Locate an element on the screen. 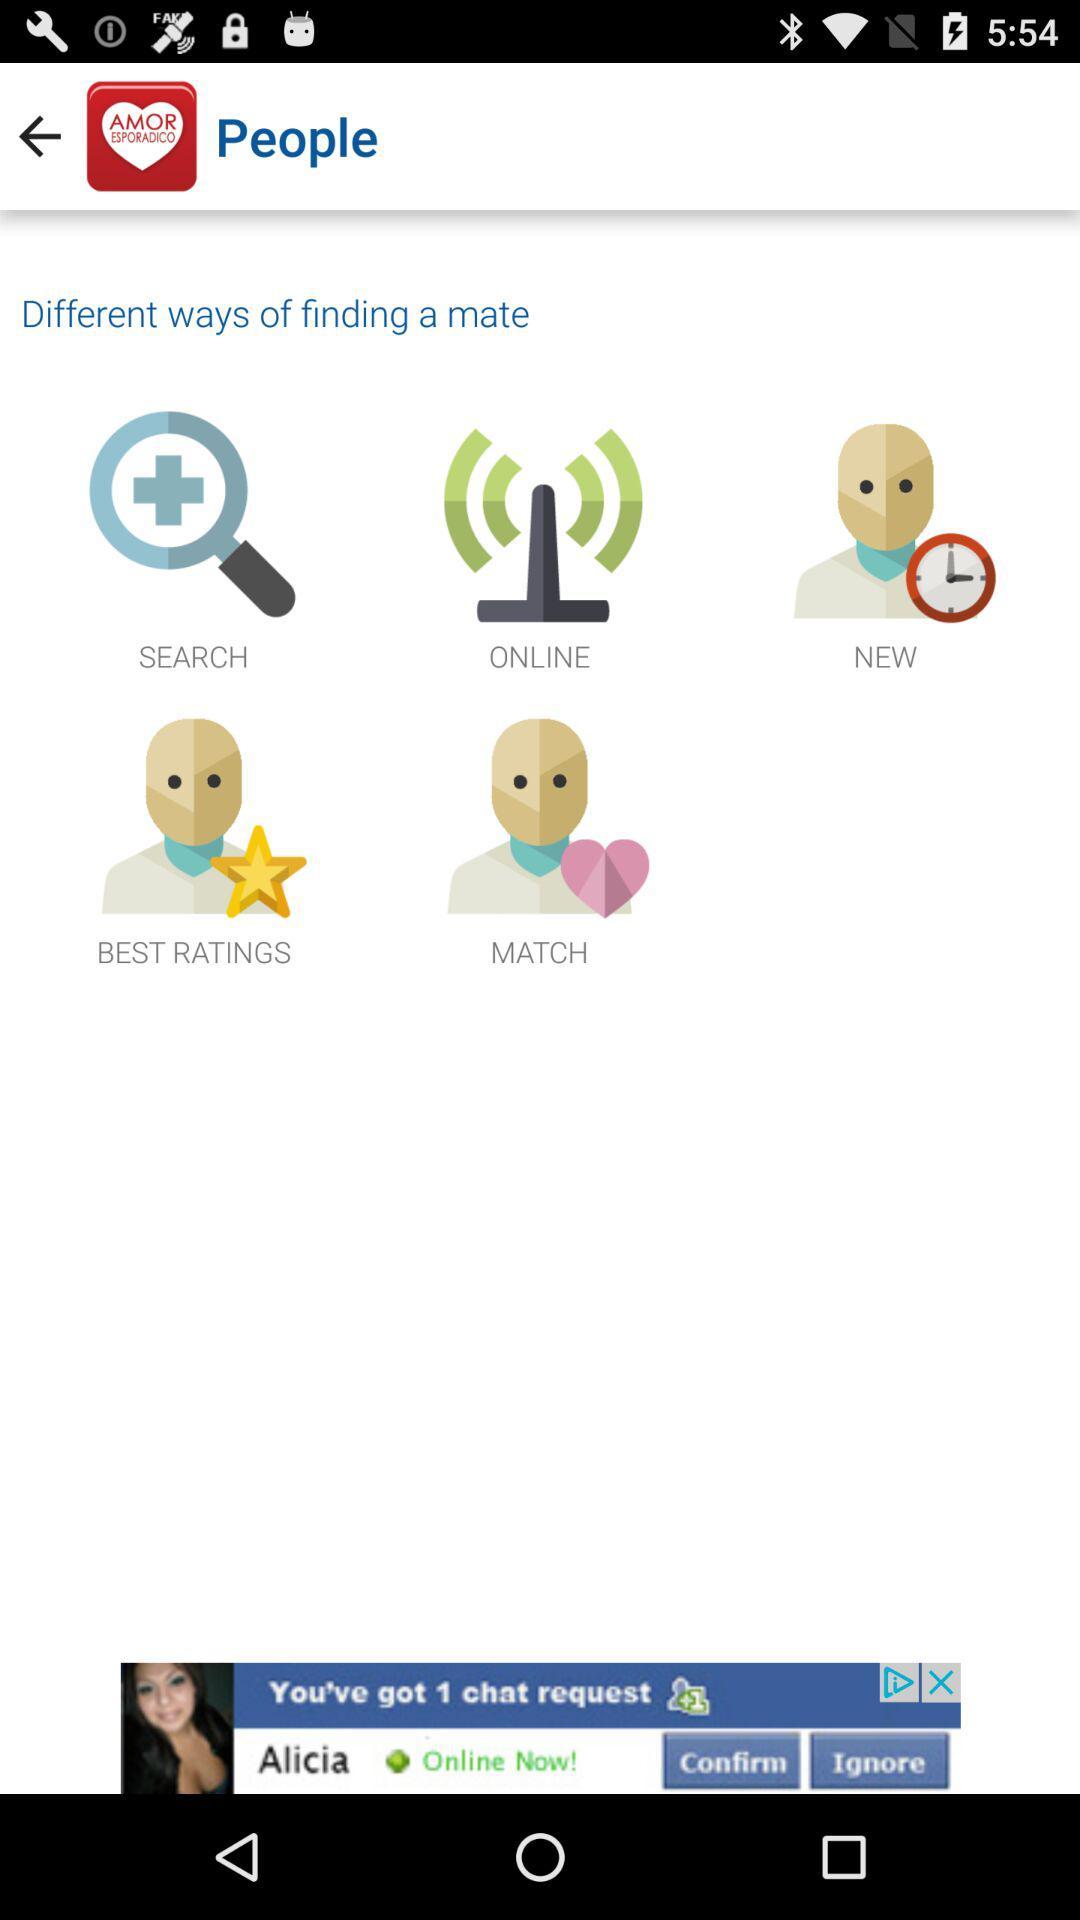 This screenshot has width=1080, height=1920. connect to advertisement is located at coordinates (540, 1727).